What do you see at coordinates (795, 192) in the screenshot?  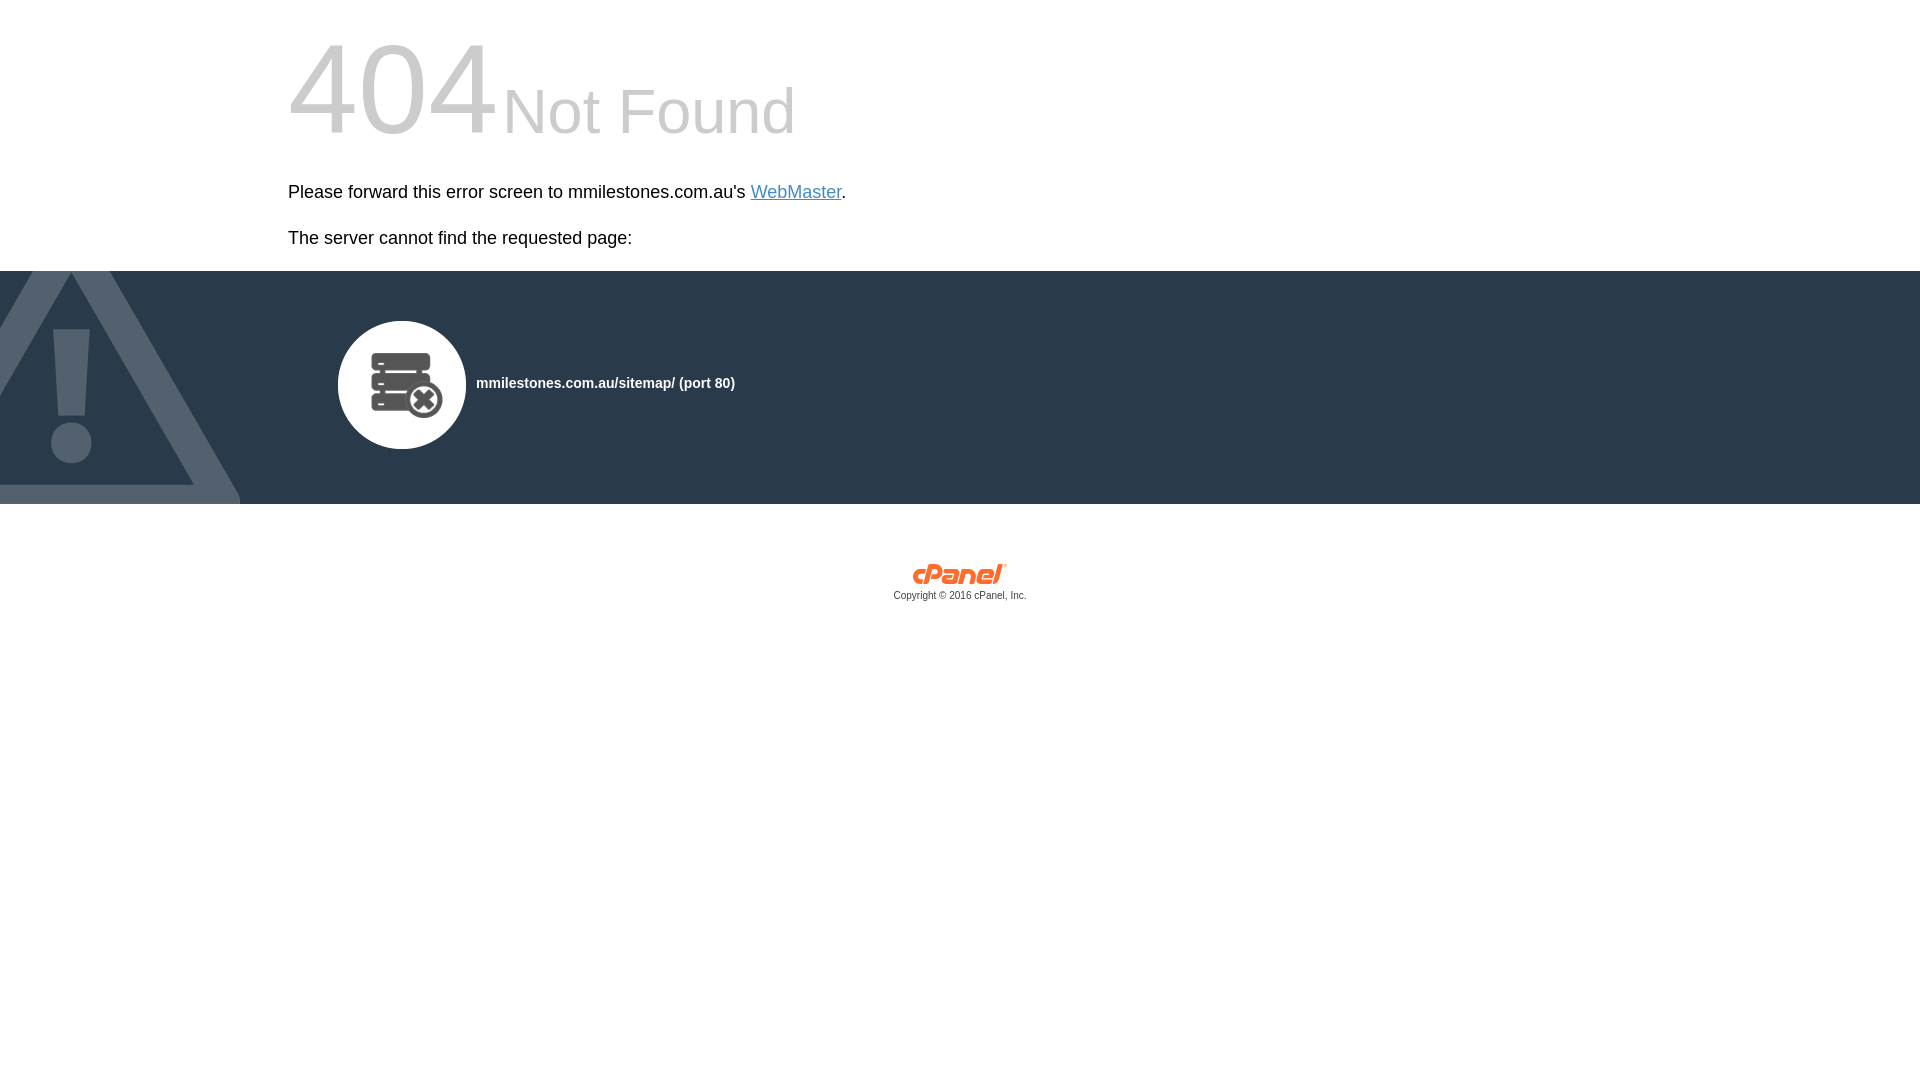 I see `'WebMaster'` at bounding box center [795, 192].